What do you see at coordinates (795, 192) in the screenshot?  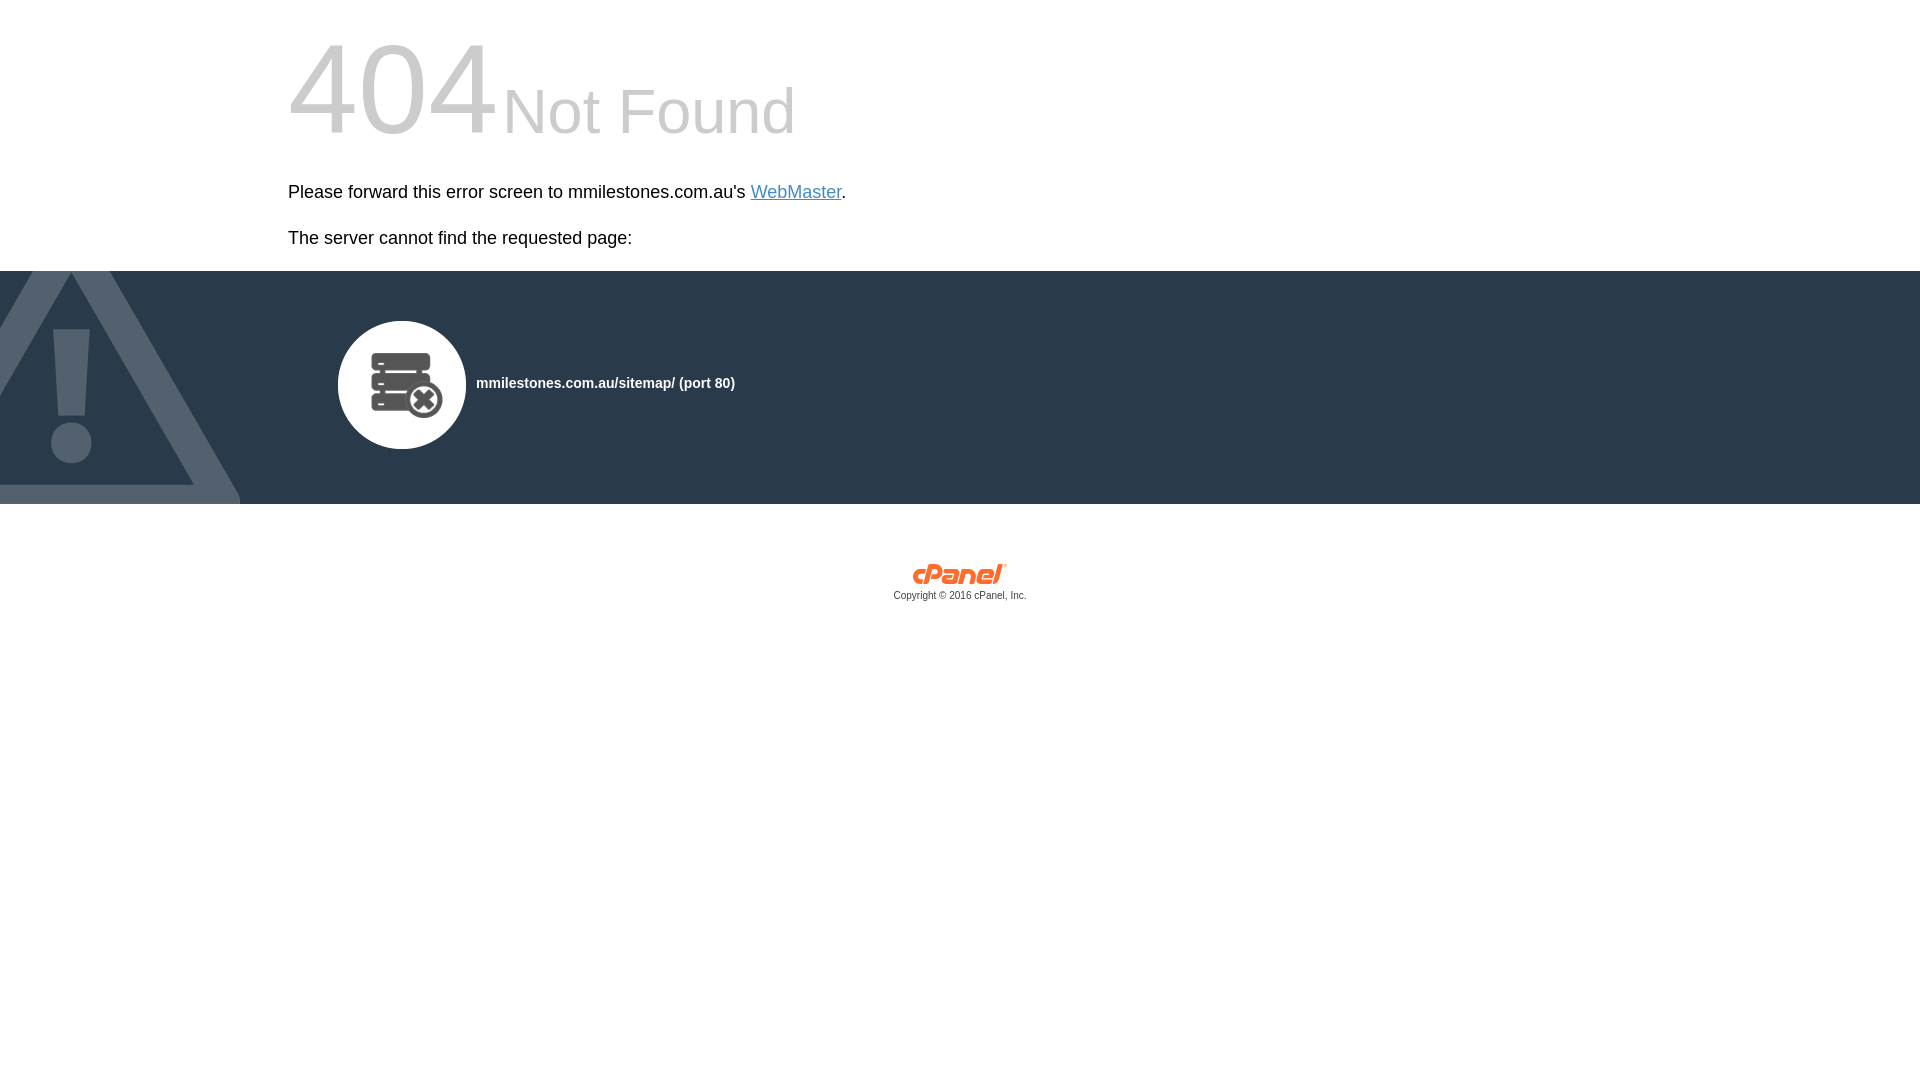 I see `'WebMaster'` at bounding box center [795, 192].